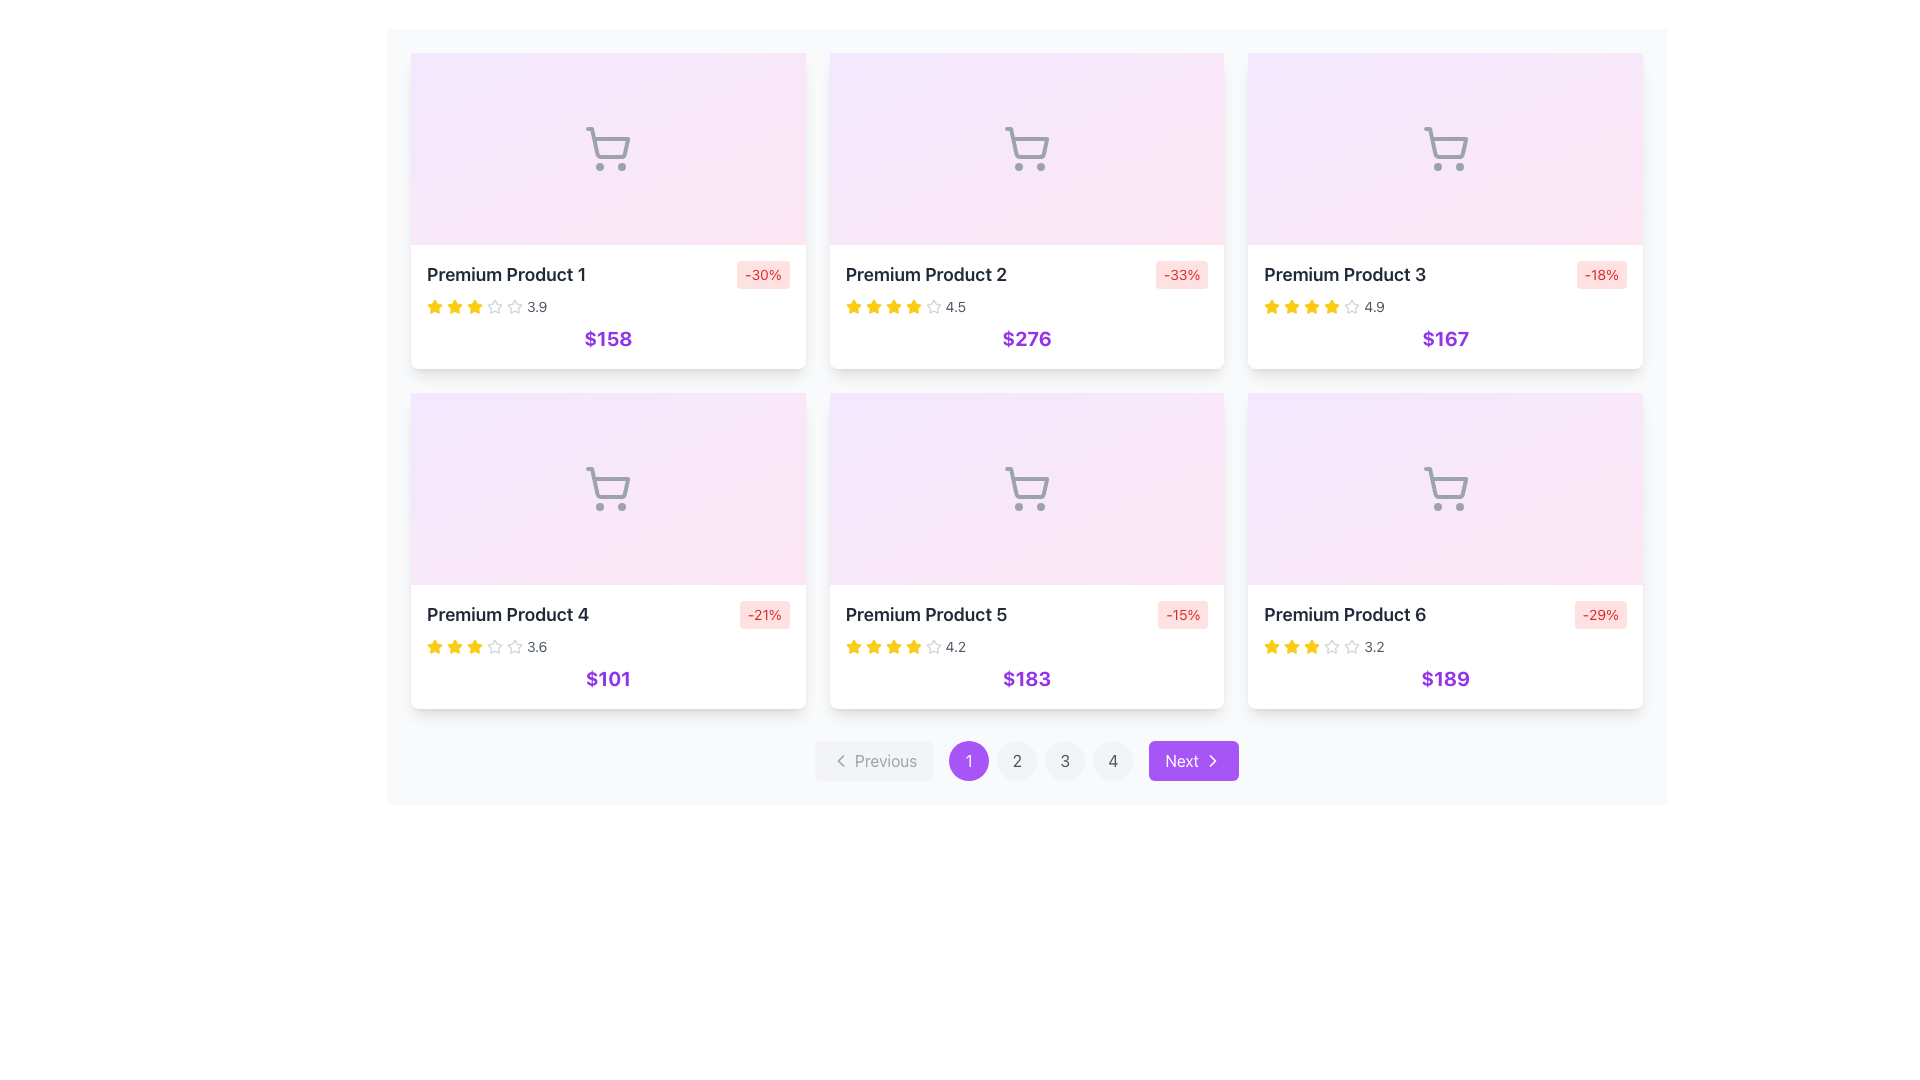 The height and width of the screenshot is (1080, 1920). Describe the element at coordinates (1345, 274) in the screenshot. I see `text label 'Premium Product 3' which is styled with a large font, bold weight, and dark gray color, located in the top-right card of a grid of six cards, positioned just below the shopping cart icon` at that location.